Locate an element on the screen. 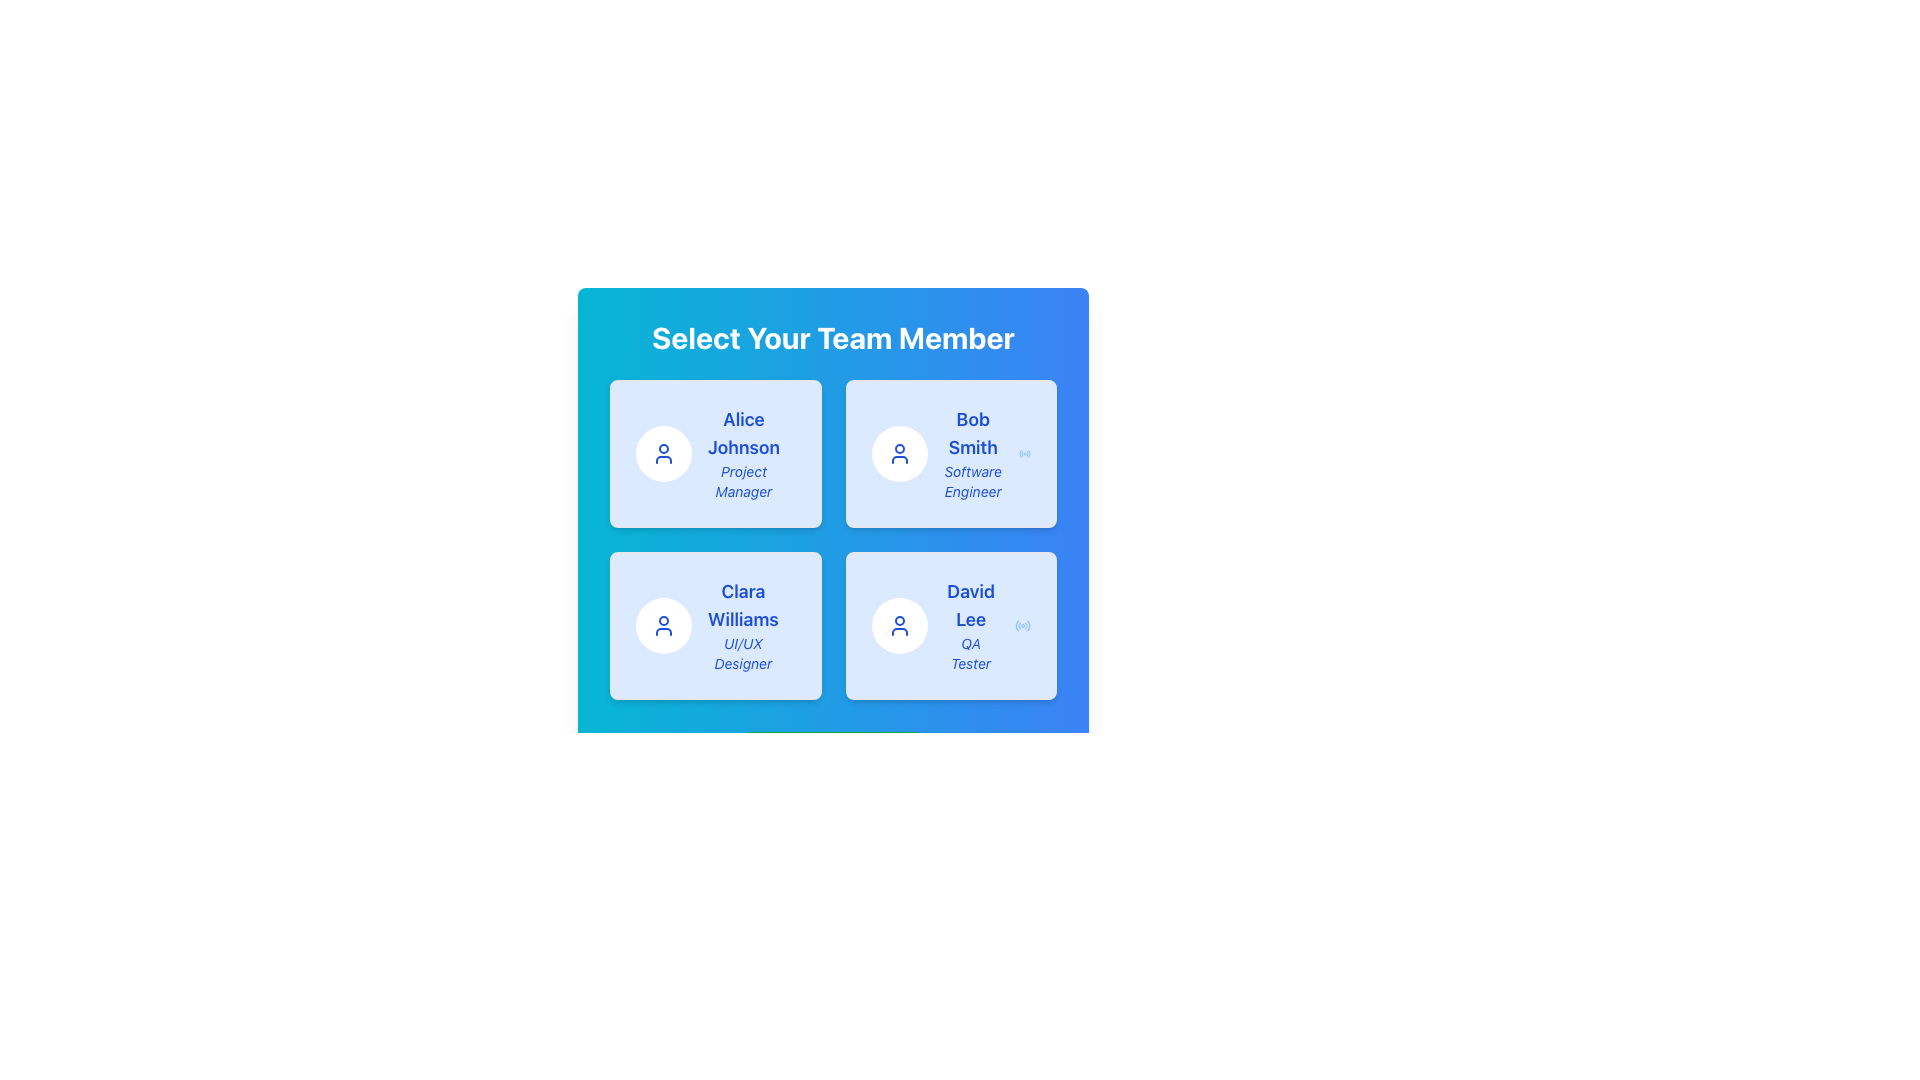 This screenshot has width=1920, height=1080. the card surrounding the user profile icon representing 'Bob Smith', located in the top-right quadrant of the user selection interface is located at coordinates (898, 454).